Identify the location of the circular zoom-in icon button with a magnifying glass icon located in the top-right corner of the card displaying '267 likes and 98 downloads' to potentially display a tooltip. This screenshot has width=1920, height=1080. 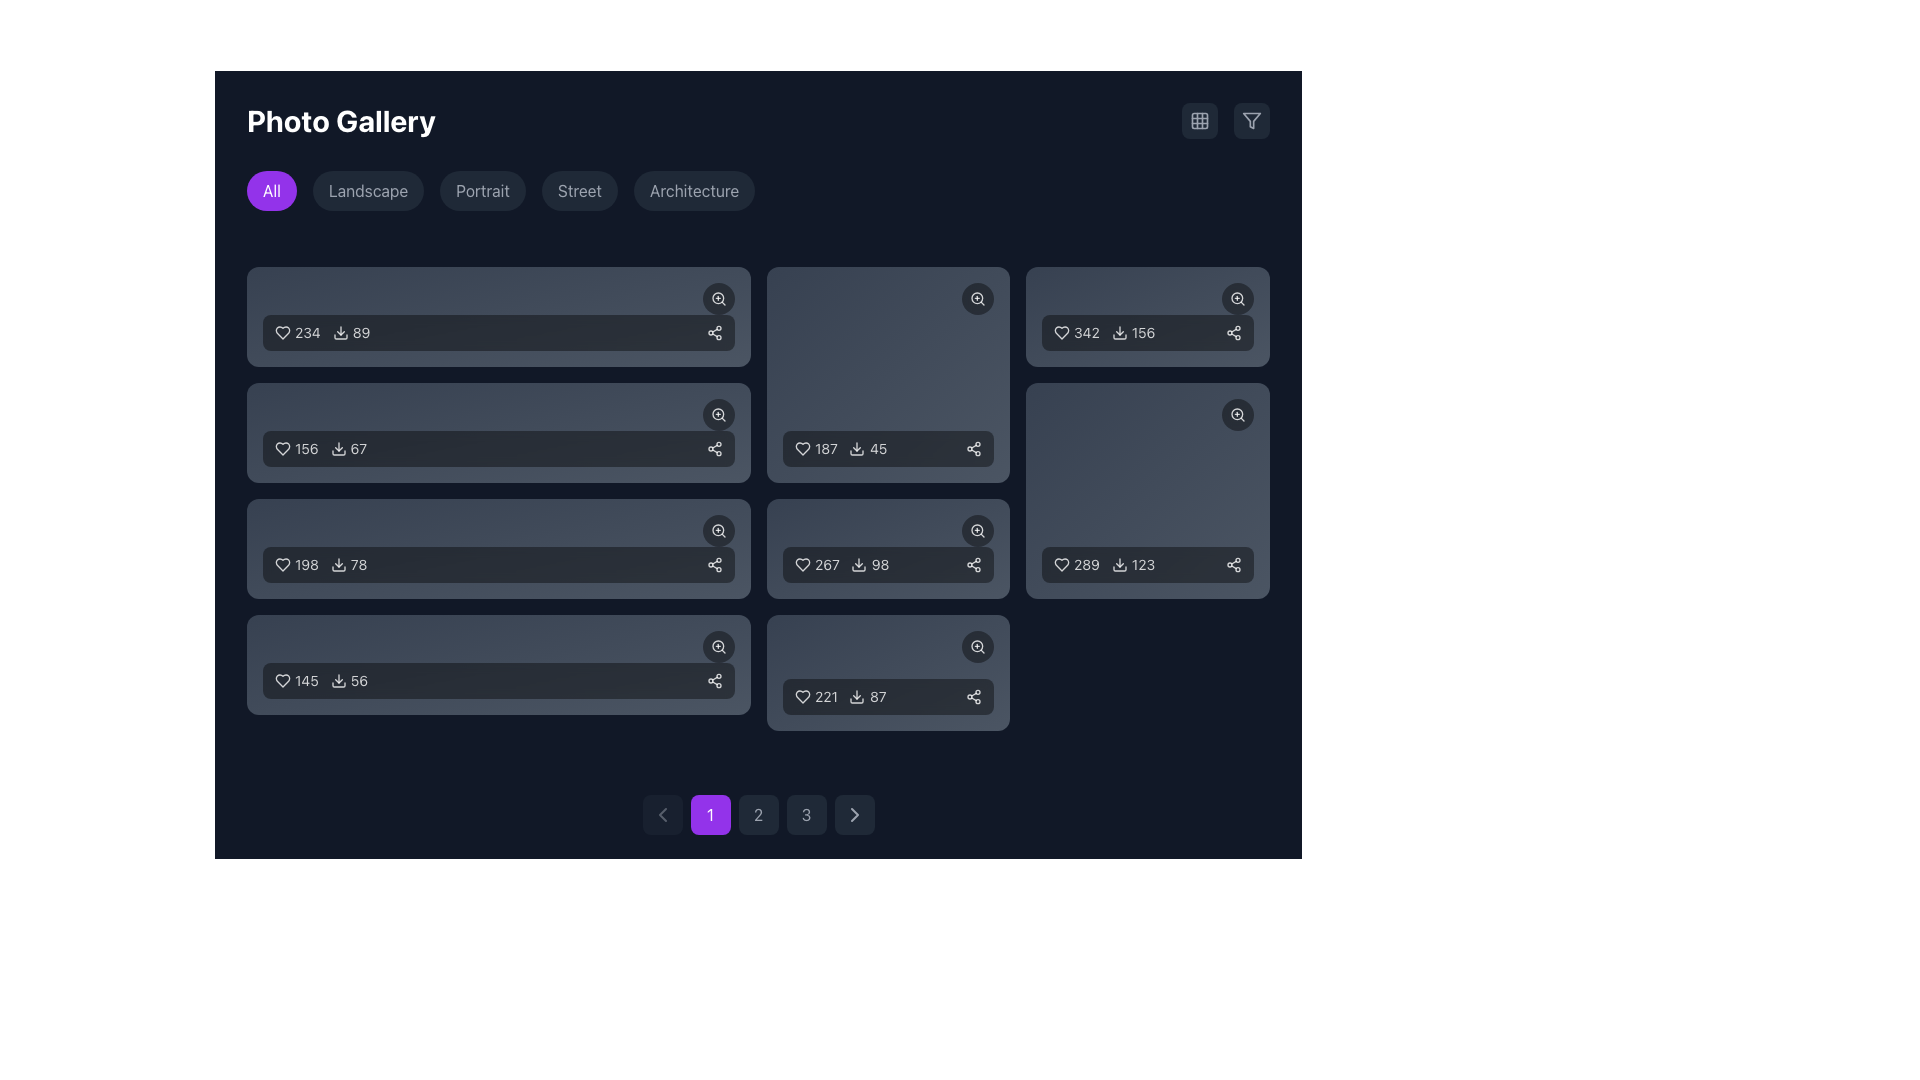
(978, 530).